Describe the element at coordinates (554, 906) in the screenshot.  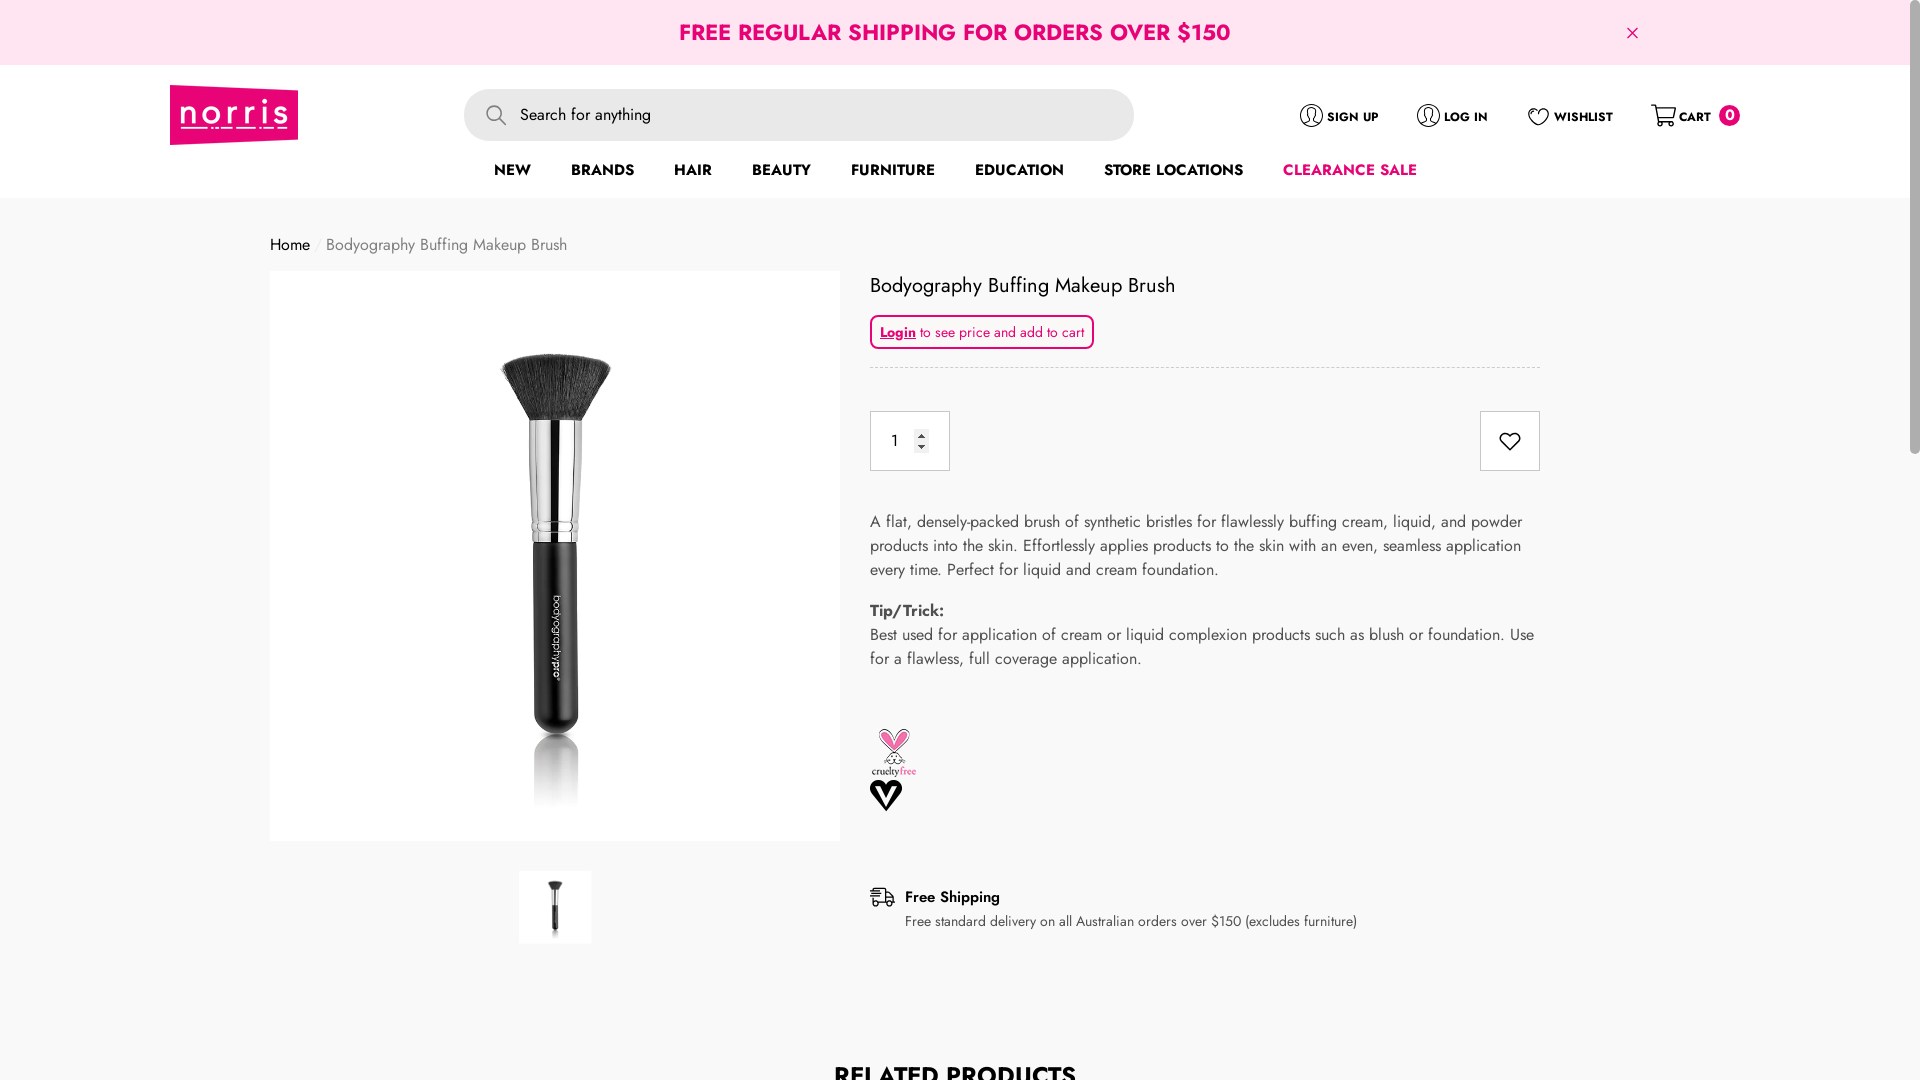
I see `'Bodyography Buffing Makeup Brush - Norris Hair & Beauty'` at that location.